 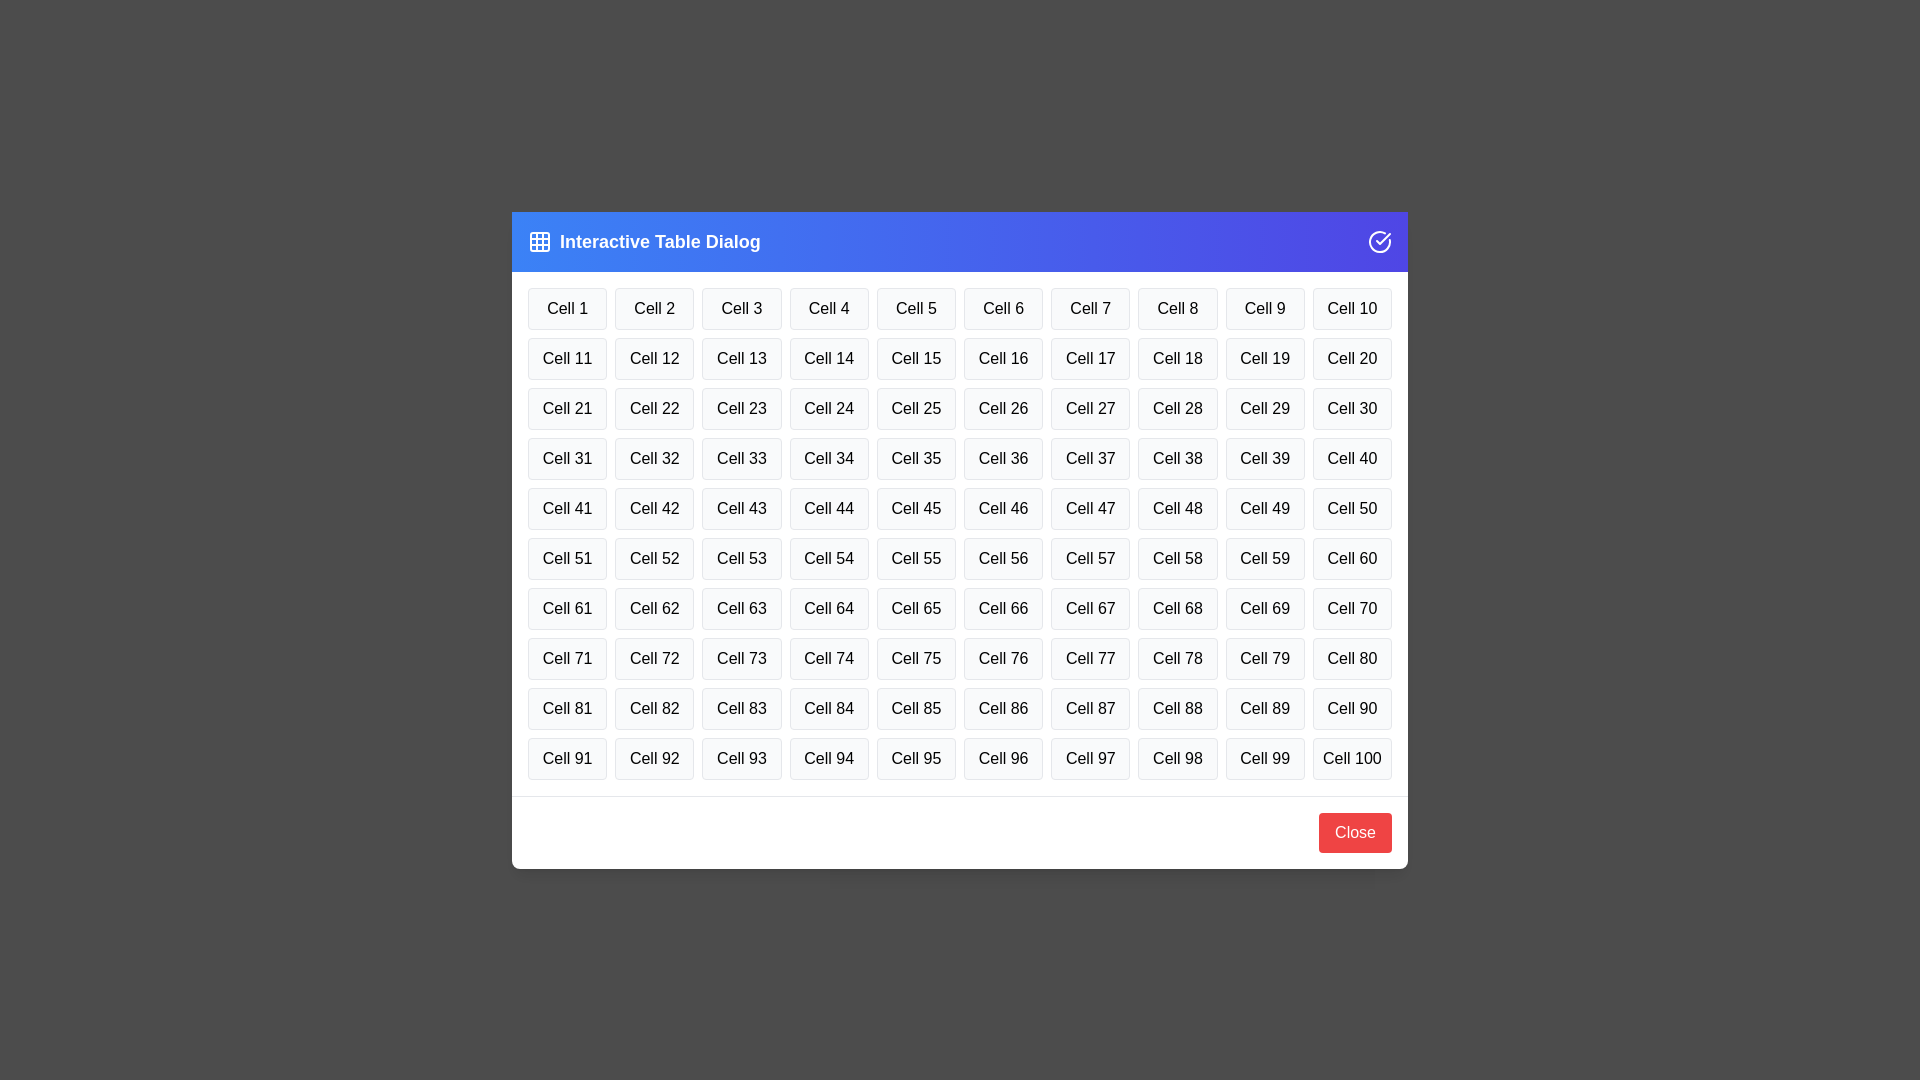 What do you see at coordinates (99, 100) in the screenshot?
I see `the background overlay outside the dialog to close it` at bounding box center [99, 100].